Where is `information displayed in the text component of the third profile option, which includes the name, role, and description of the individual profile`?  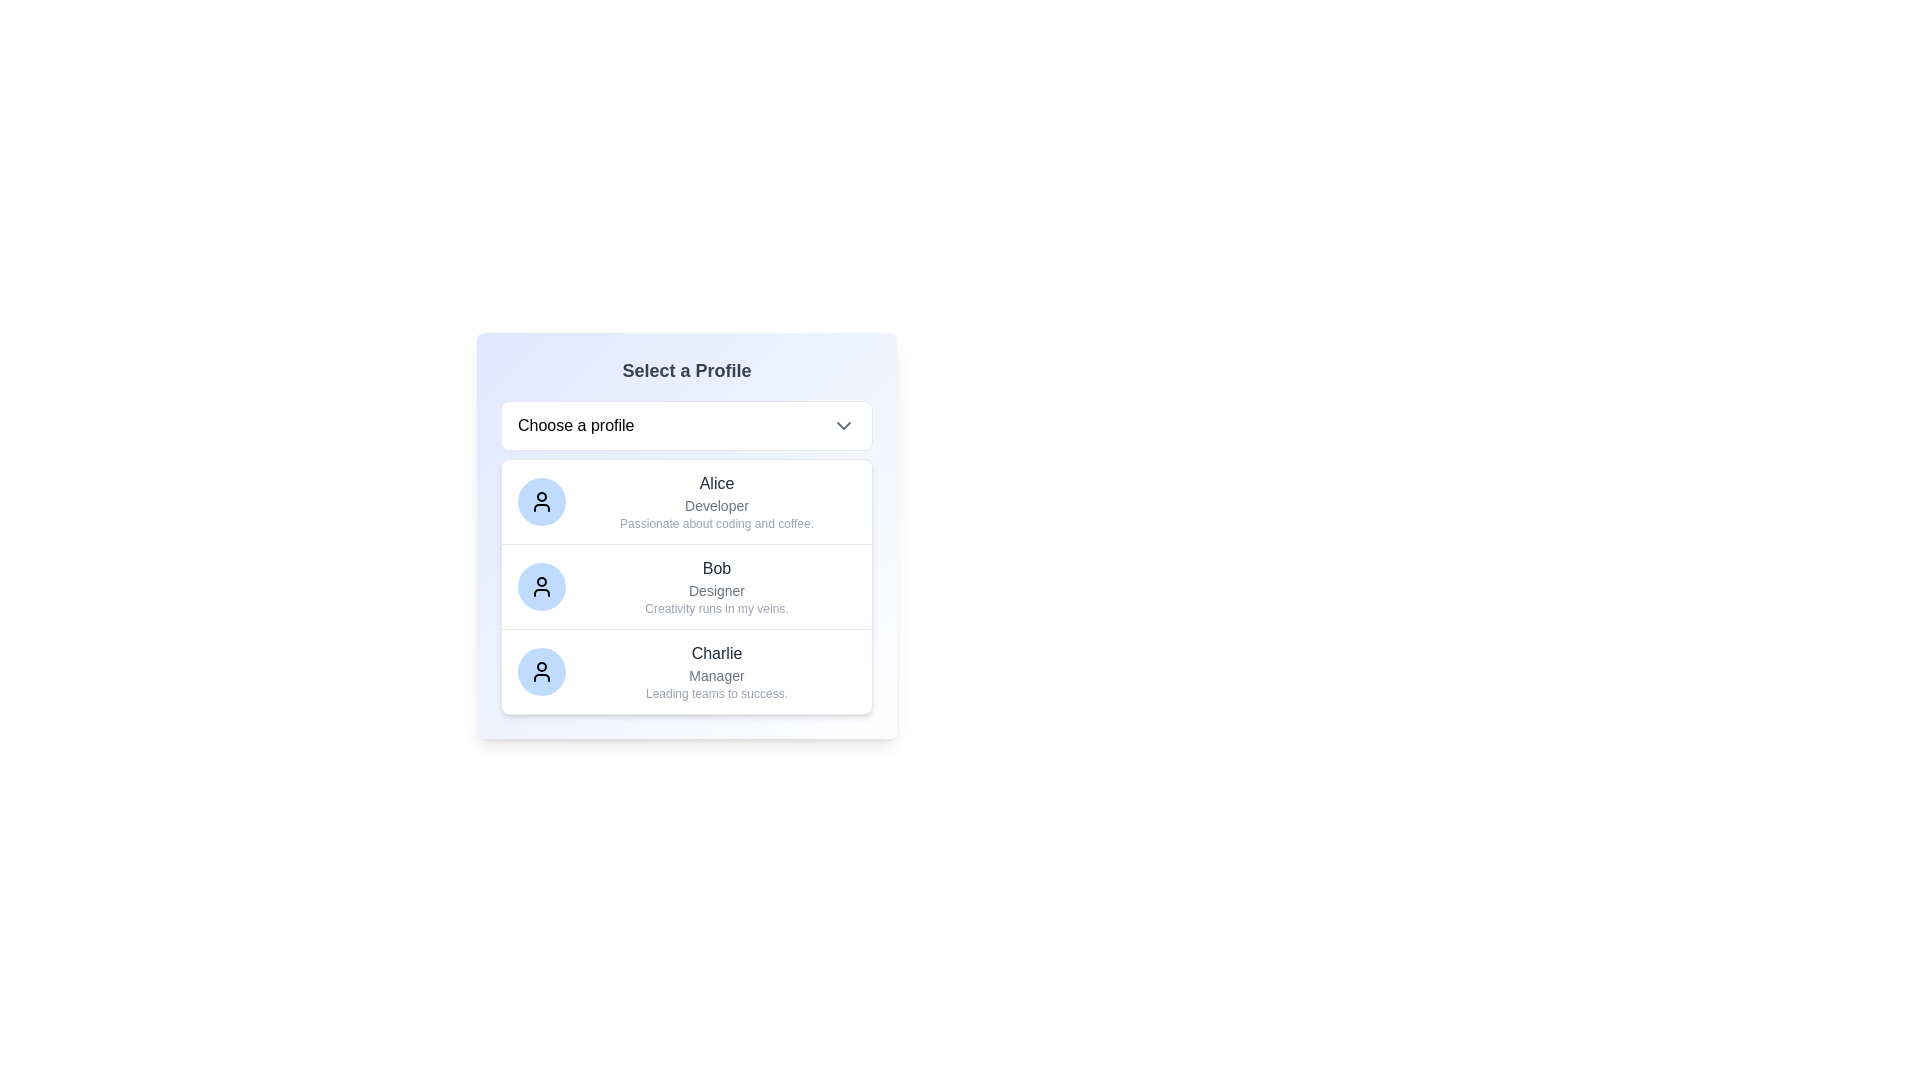 information displayed in the text component of the third profile option, which includes the name, role, and description of the individual profile is located at coordinates (716, 671).